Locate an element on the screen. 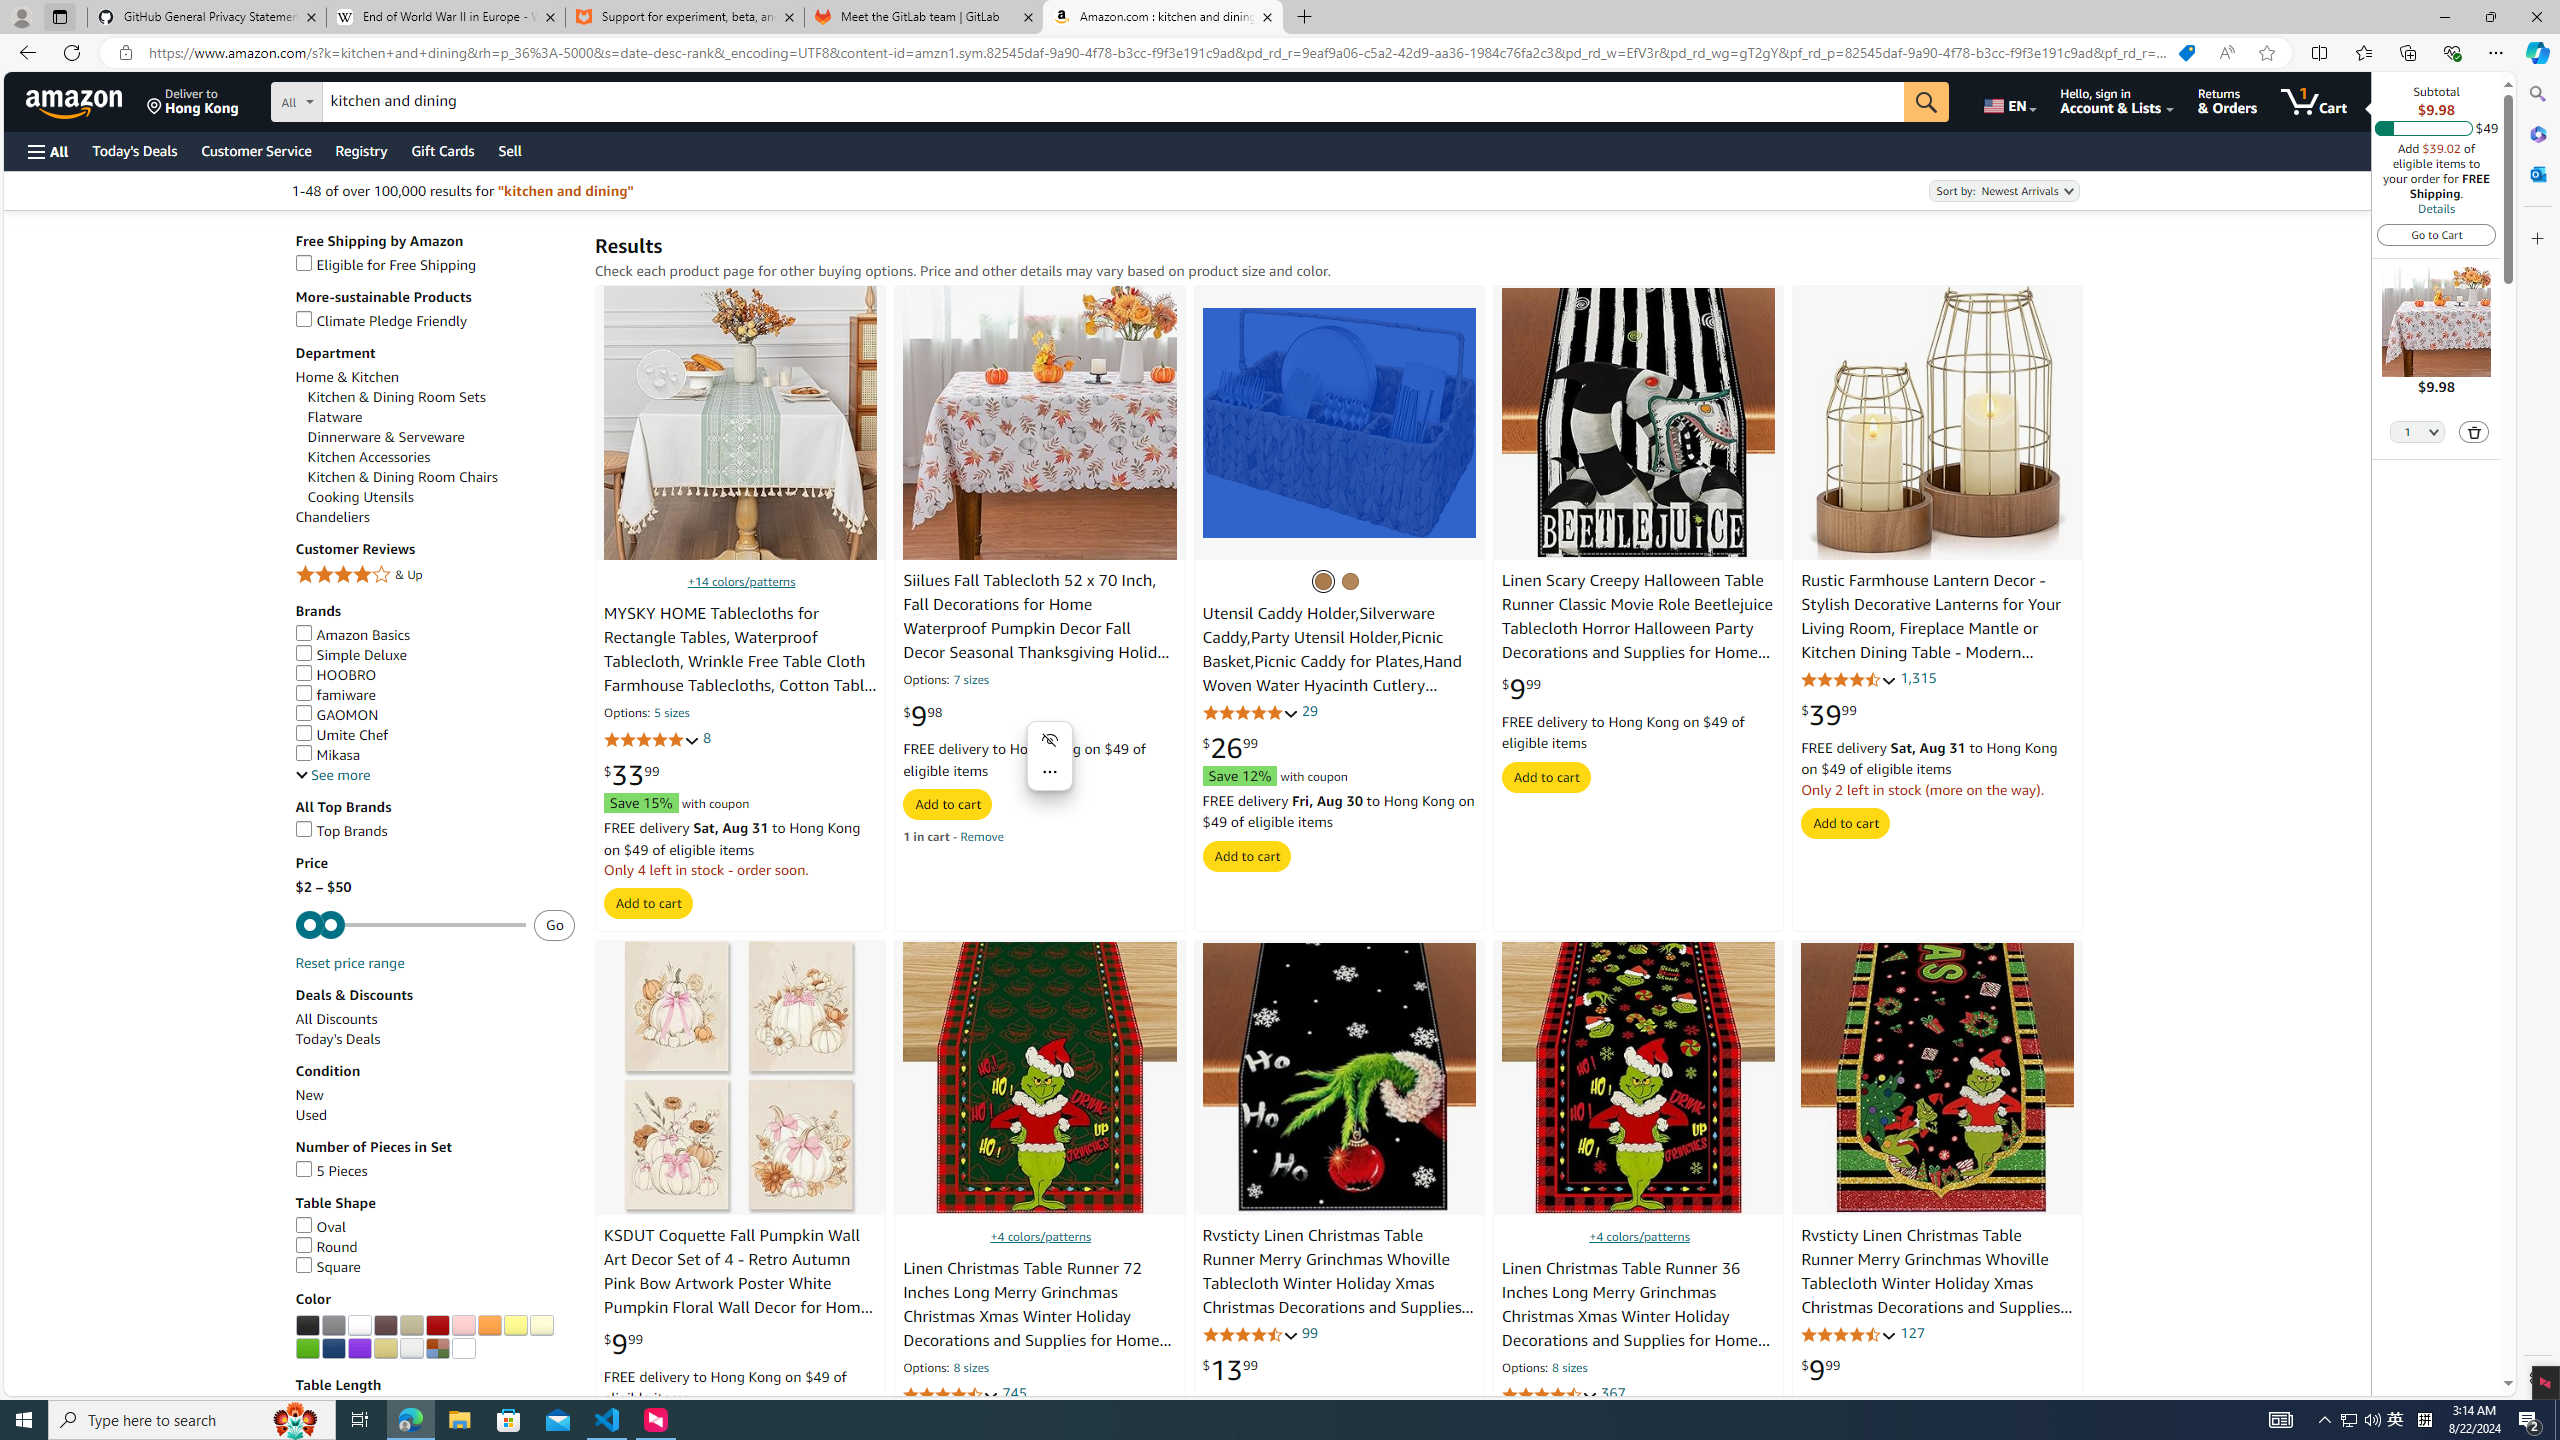 This screenshot has width=2560, height=1440. '+14 colors/patterns' is located at coordinates (741, 581).